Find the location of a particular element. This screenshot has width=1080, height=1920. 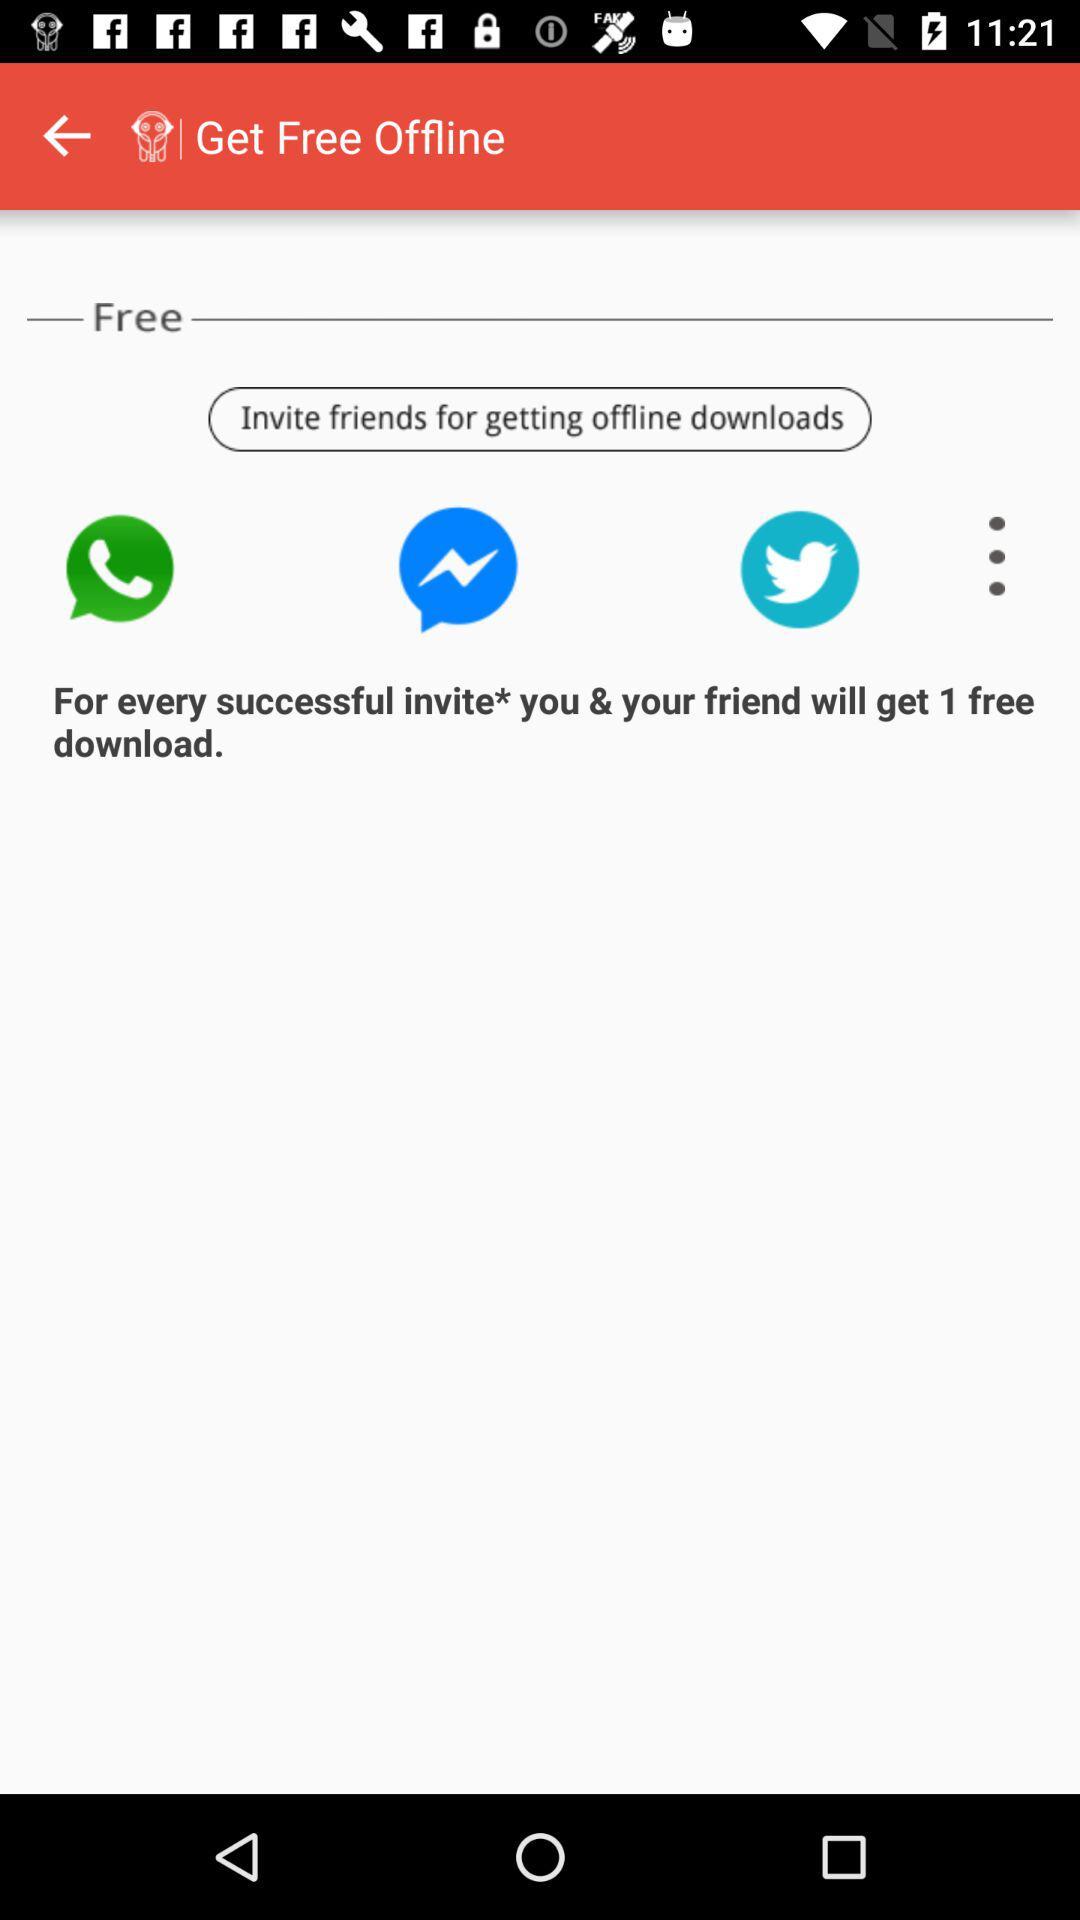

call using whatsapp is located at coordinates (118, 568).